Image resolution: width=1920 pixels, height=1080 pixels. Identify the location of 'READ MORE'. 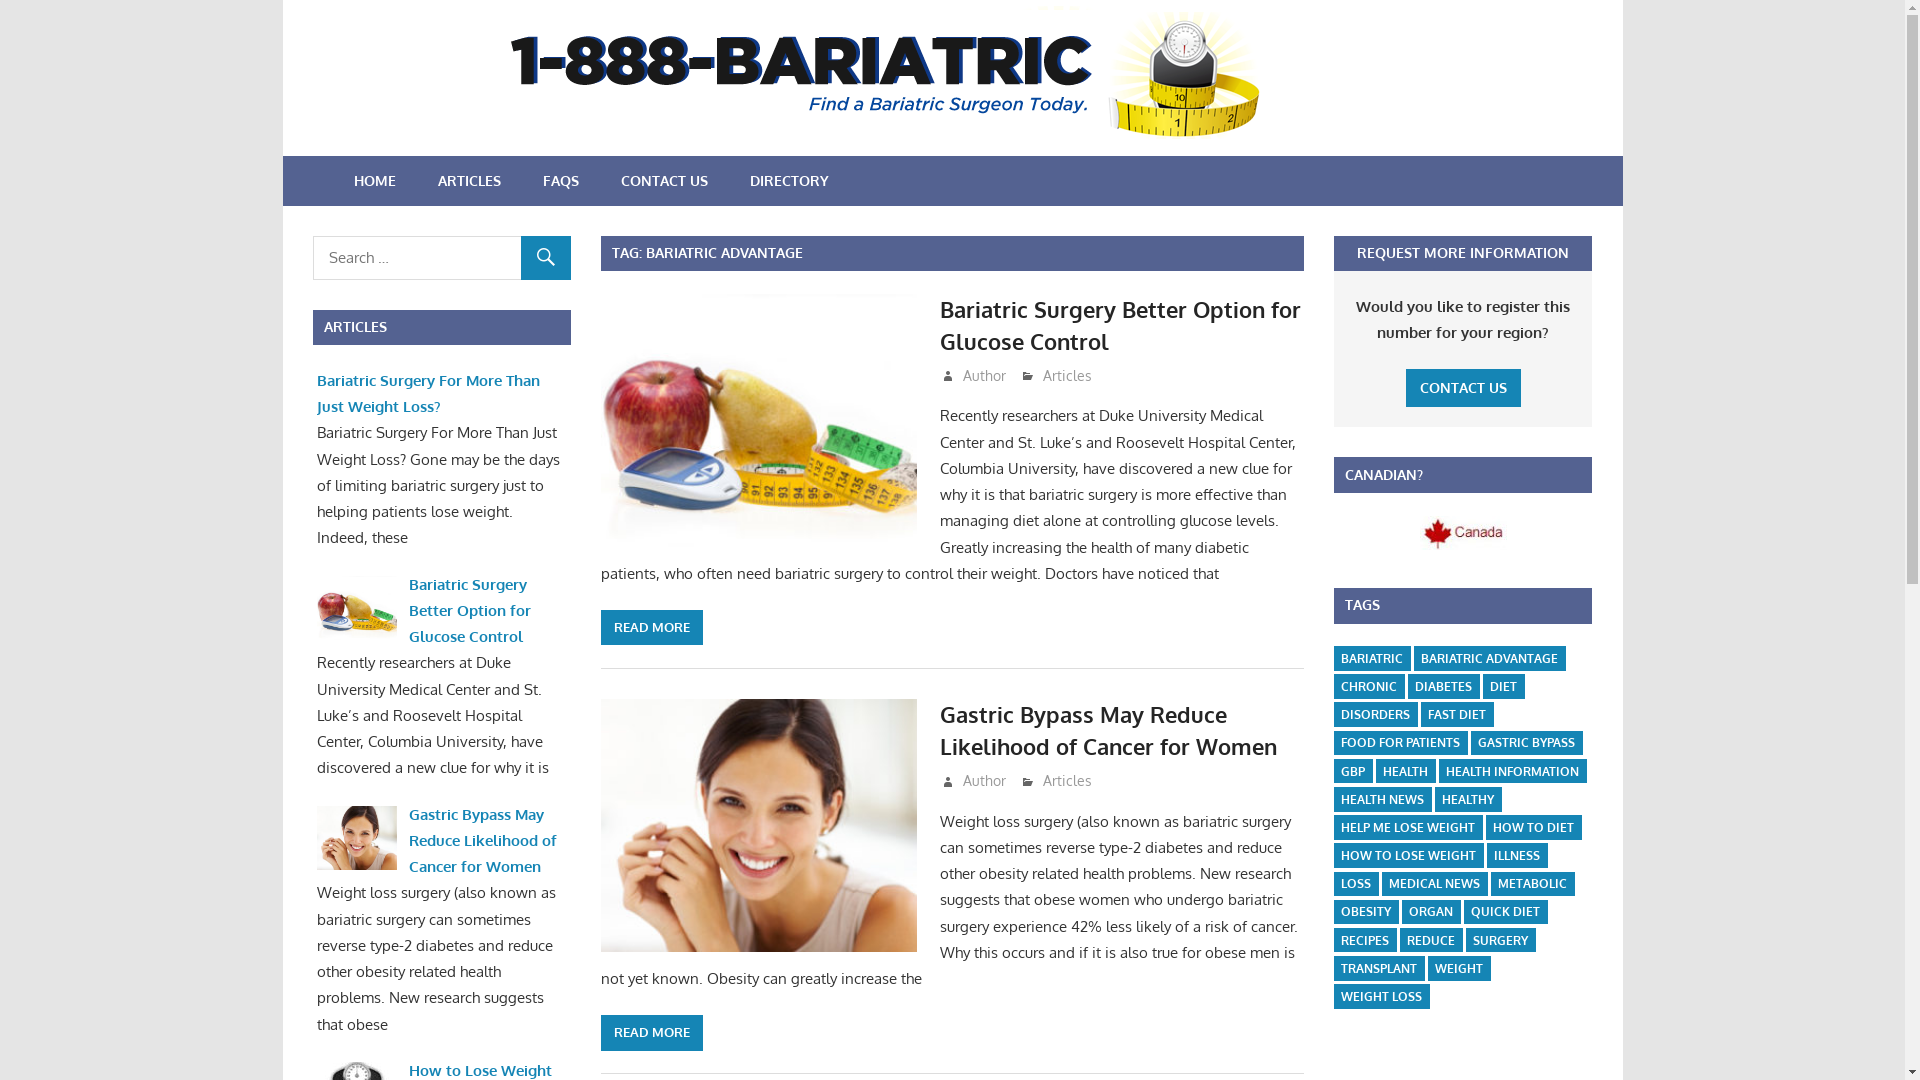
(652, 627).